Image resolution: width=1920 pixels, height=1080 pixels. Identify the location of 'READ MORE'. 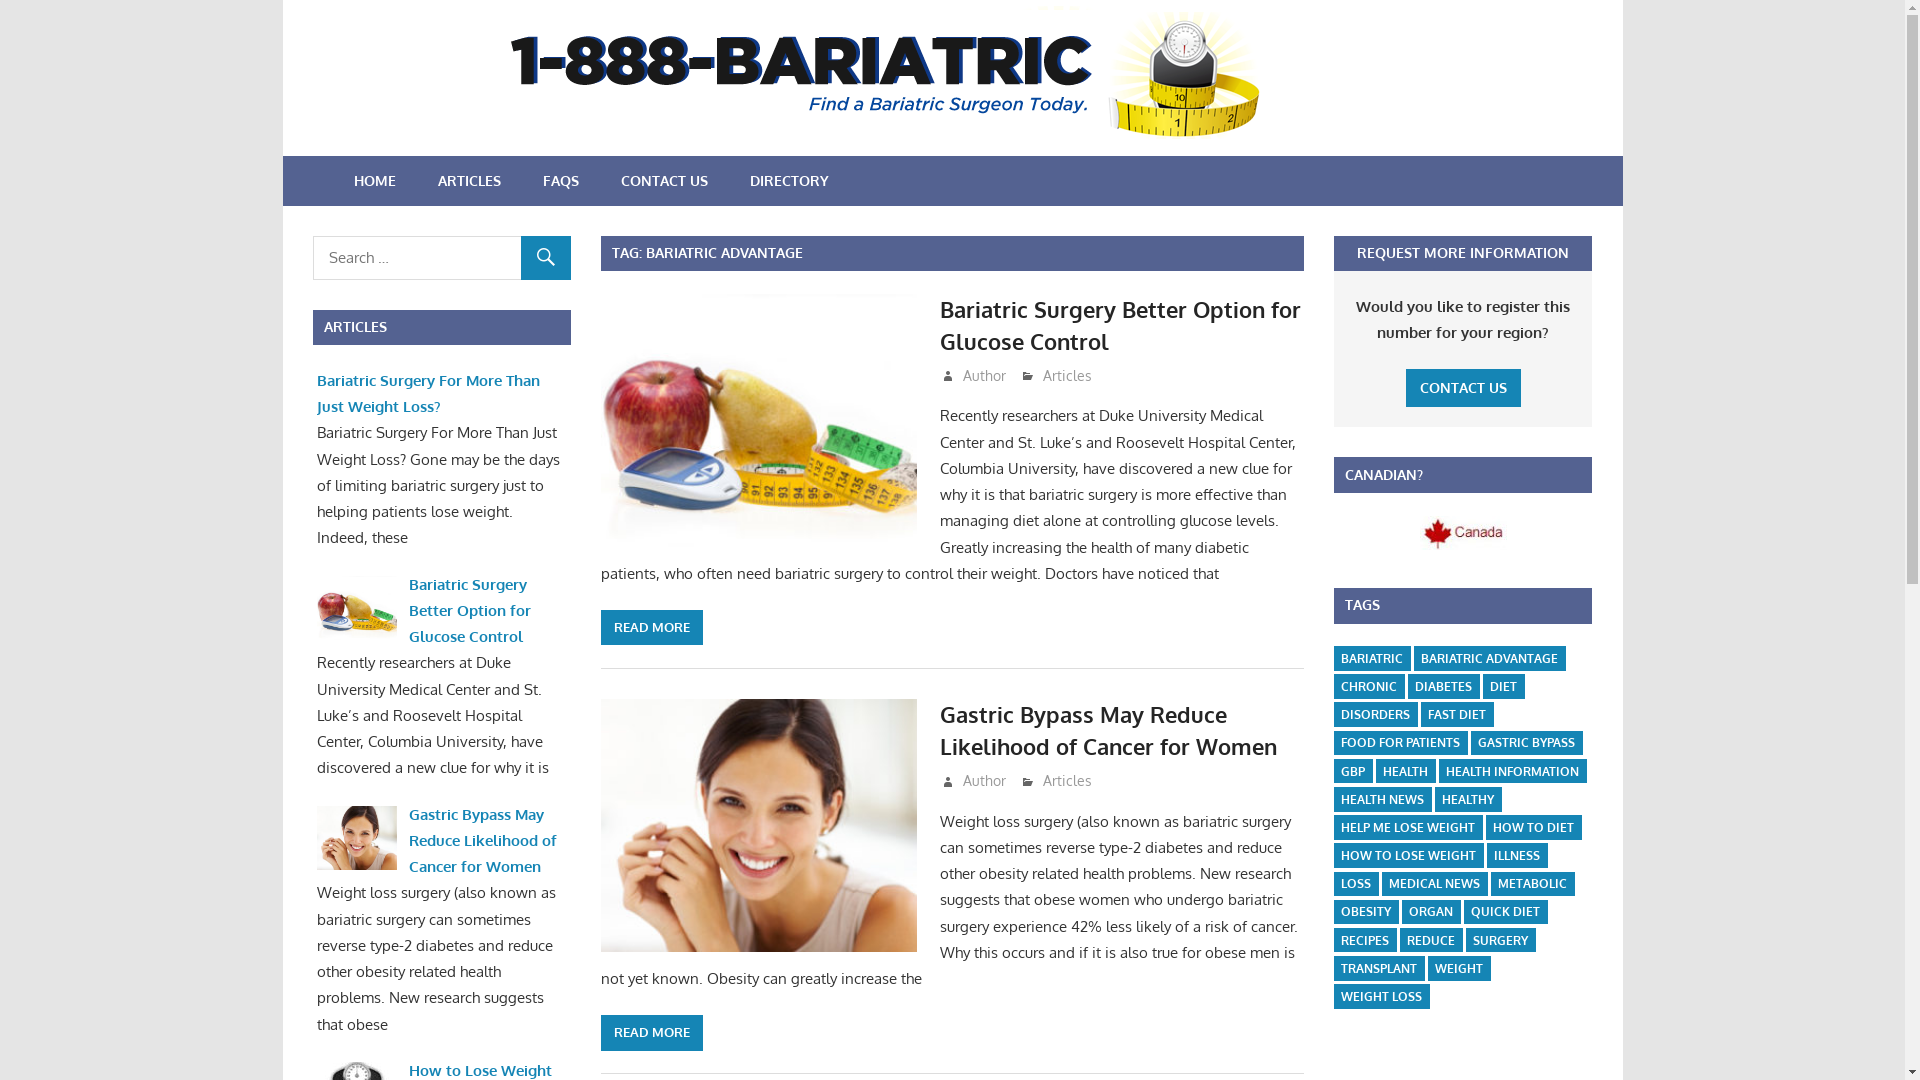
(652, 627).